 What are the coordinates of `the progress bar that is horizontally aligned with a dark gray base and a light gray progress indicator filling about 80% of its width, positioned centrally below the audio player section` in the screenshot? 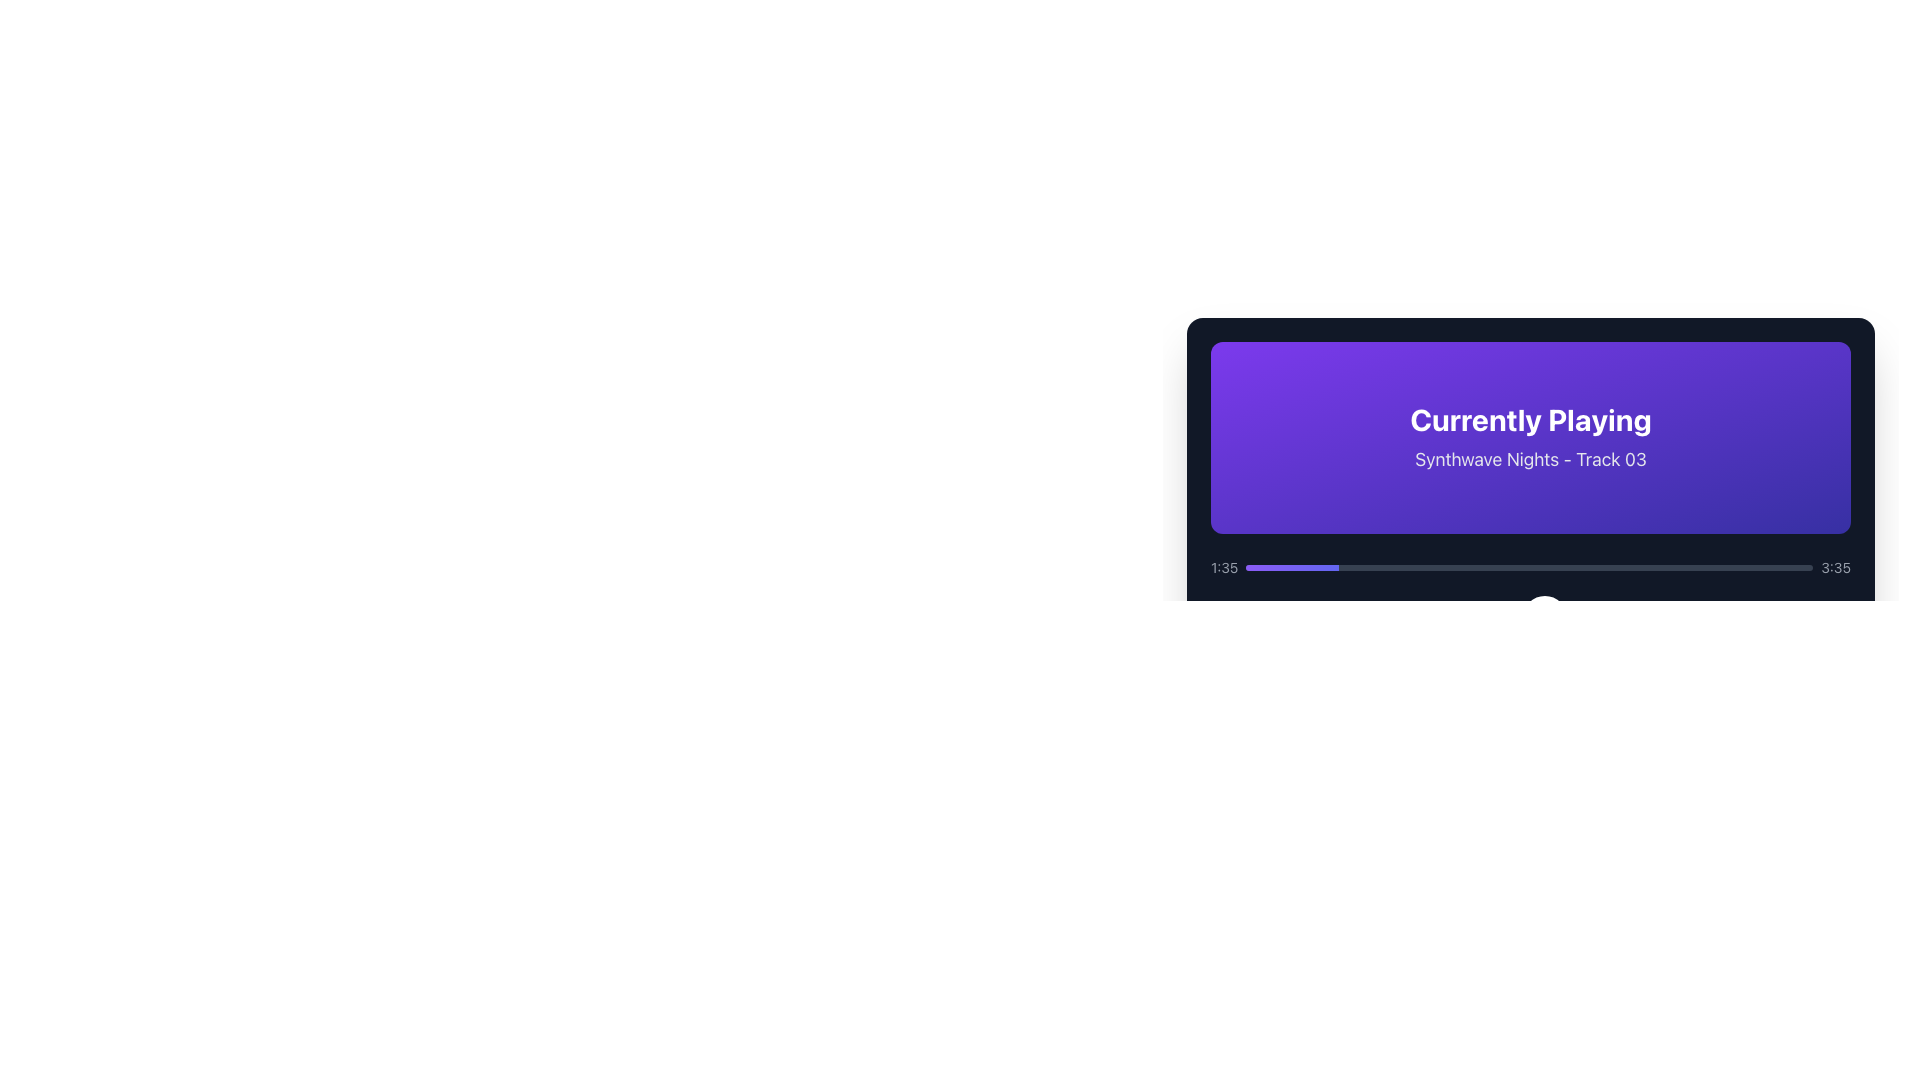 It's located at (1286, 616).